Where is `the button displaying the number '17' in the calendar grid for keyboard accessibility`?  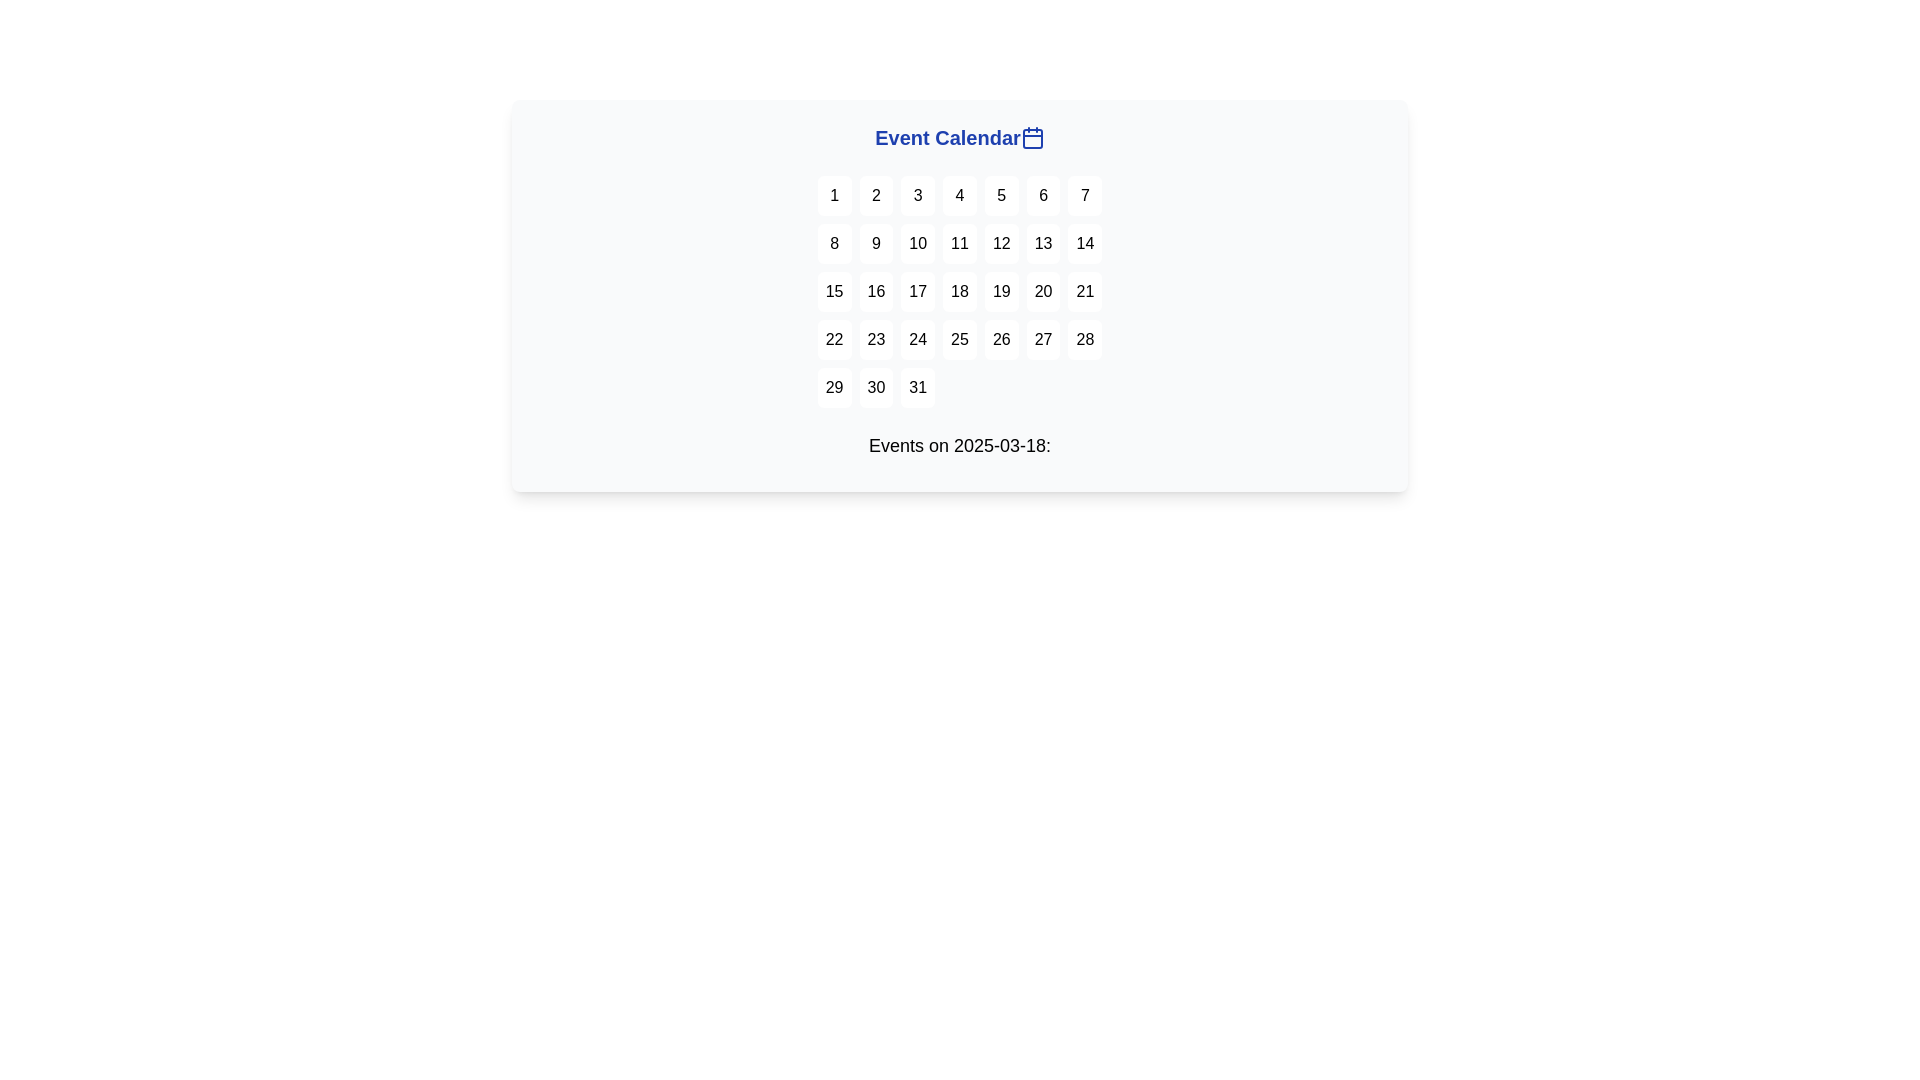 the button displaying the number '17' in the calendar grid for keyboard accessibility is located at coordinates (917, 292).